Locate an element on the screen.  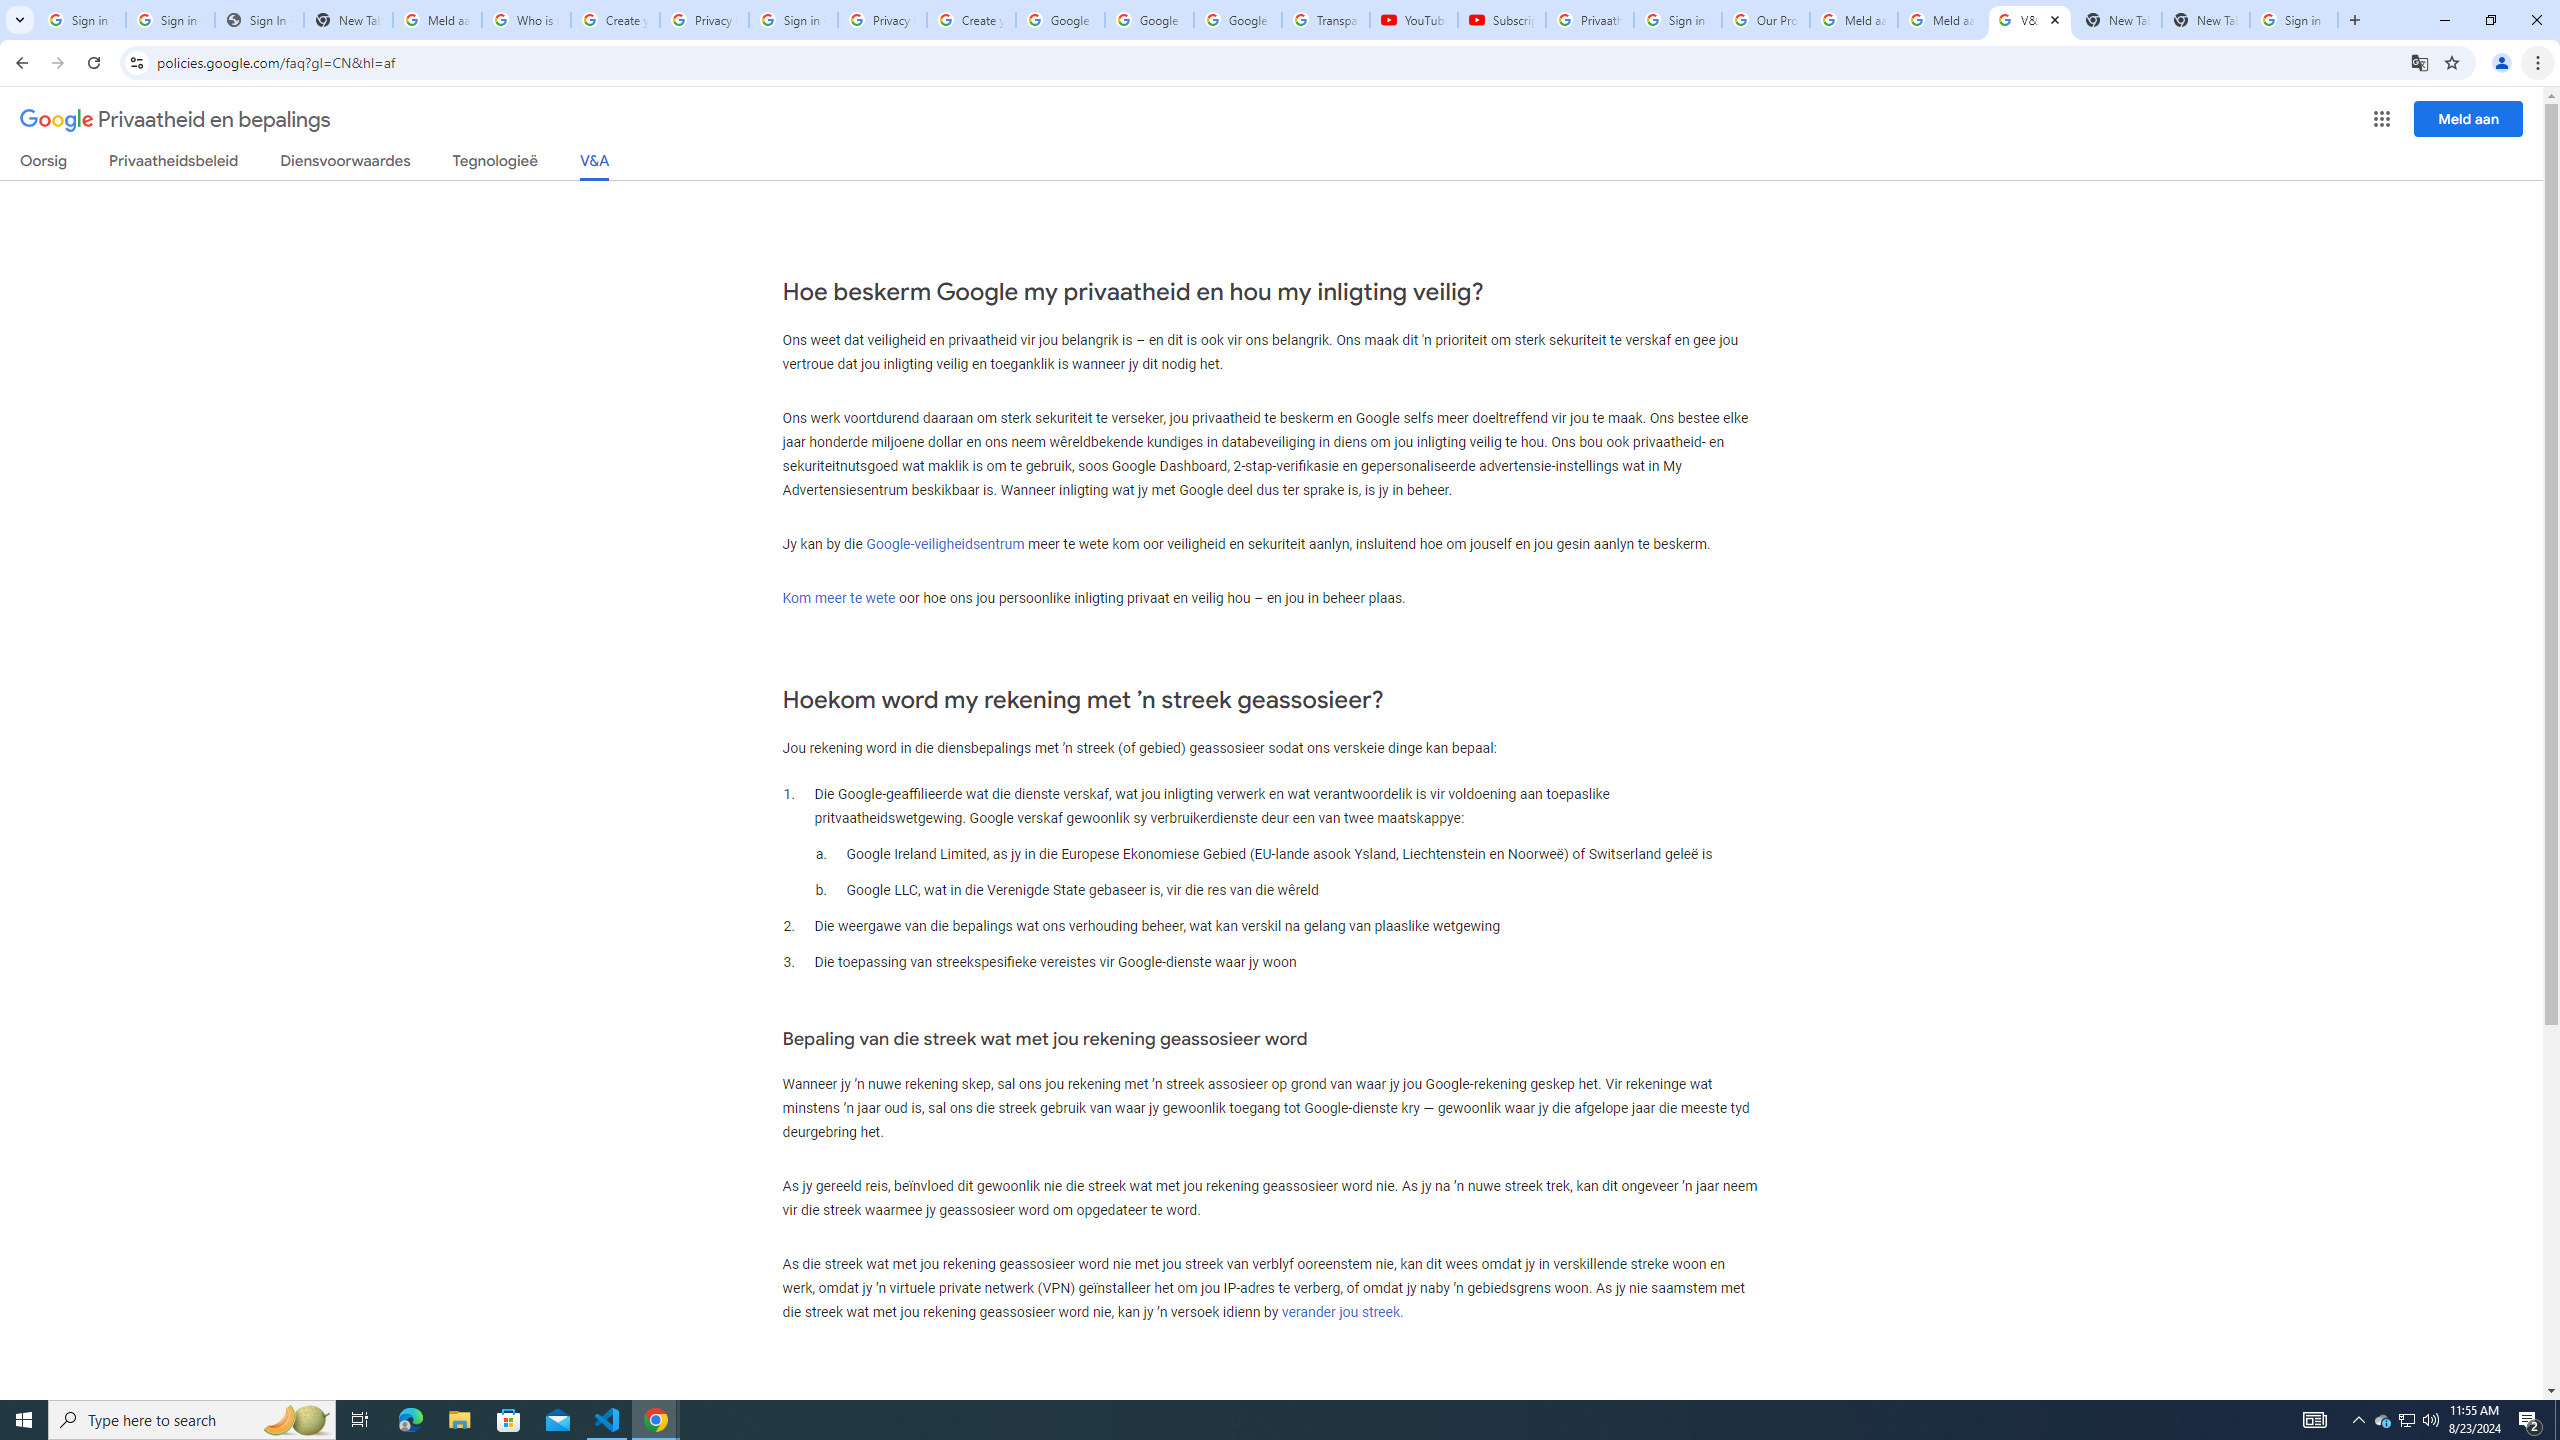
'YouTube' is located at coordinates (1414, 19).